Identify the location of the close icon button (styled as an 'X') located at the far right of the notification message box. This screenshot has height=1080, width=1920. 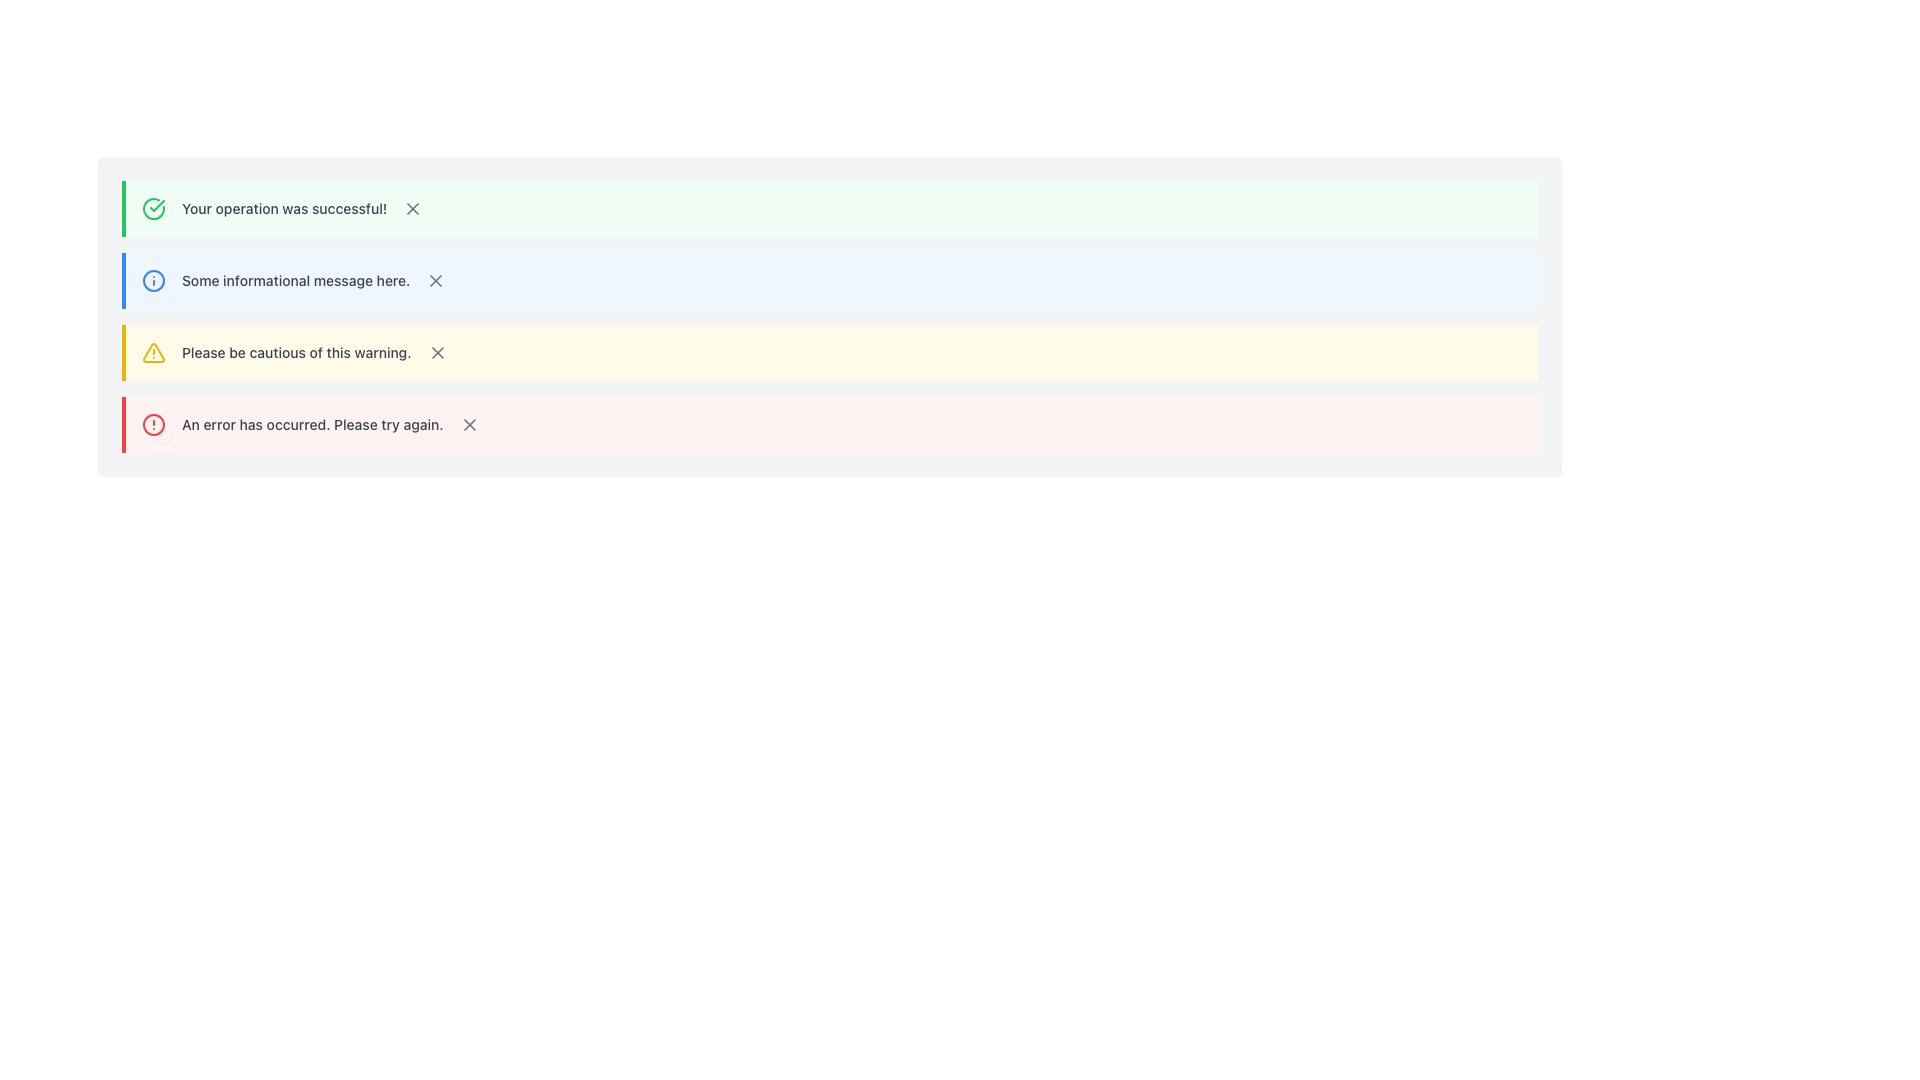
(435, 281).